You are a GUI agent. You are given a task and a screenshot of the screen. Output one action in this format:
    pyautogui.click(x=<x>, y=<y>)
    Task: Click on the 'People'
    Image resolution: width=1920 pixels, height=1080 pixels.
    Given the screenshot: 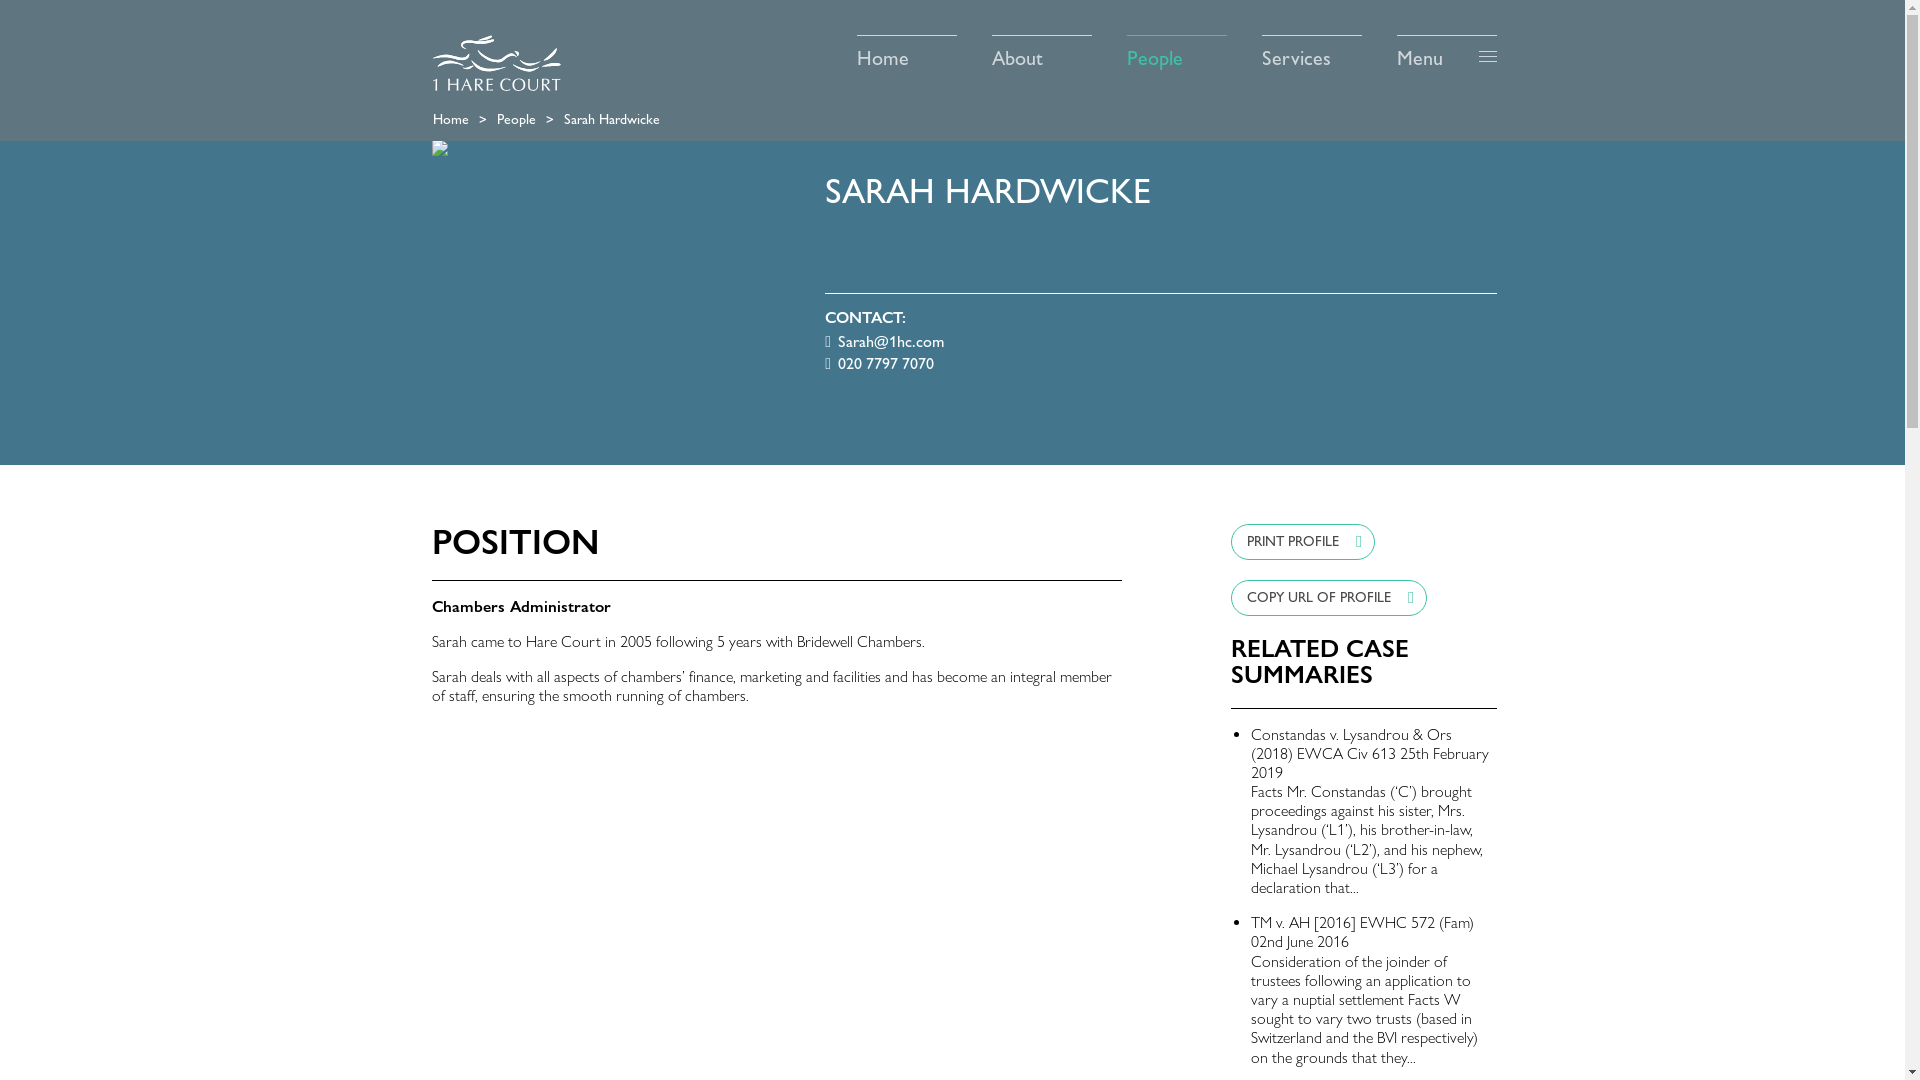 What is the action you would take?
    pyautogui.click(x=1176, y=50)
    